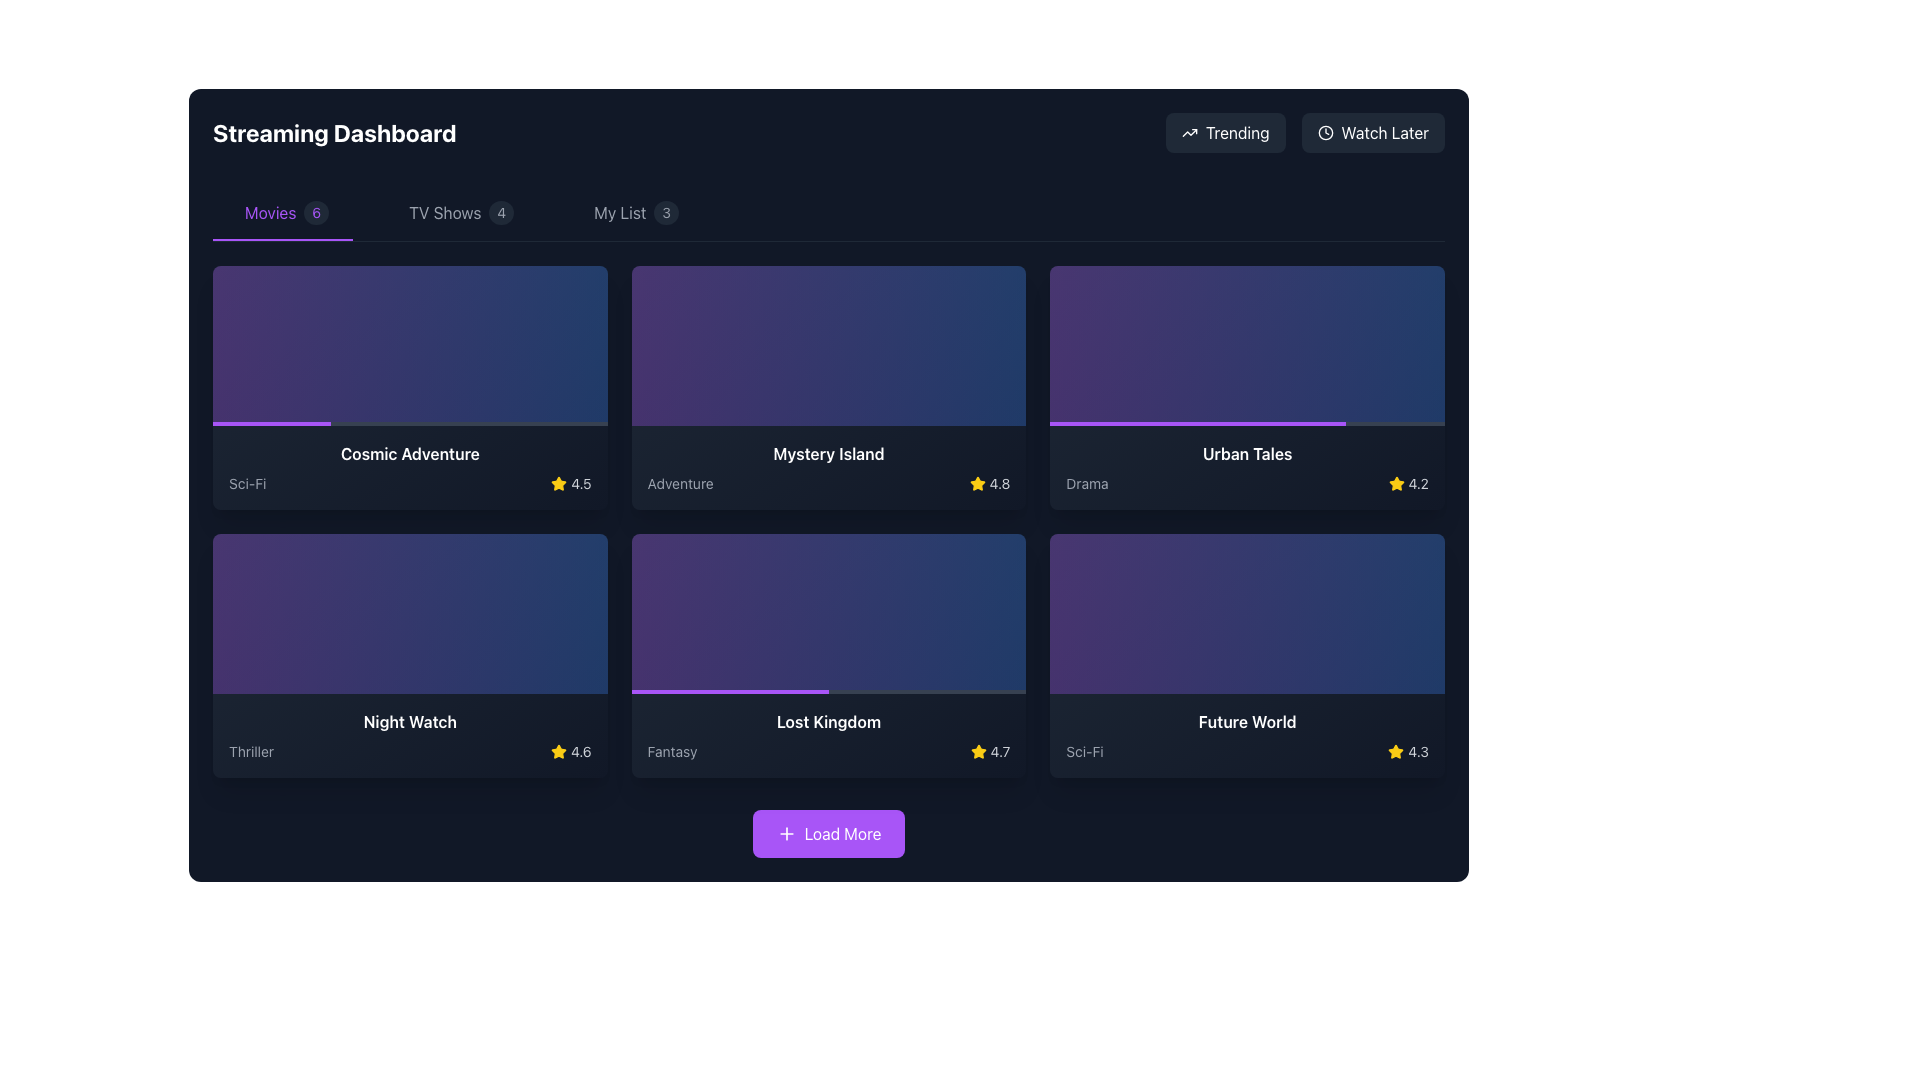 Image resolution: width=1920 pixels, height=1080 pixels. What do you see at coordinates (829, 345) in the screenshot?
I see `the visual banner section with a purple and blue gradient, which is the upper section of the 'Mystery Island' card located in the Movies section` at bounding box center [829, 345].